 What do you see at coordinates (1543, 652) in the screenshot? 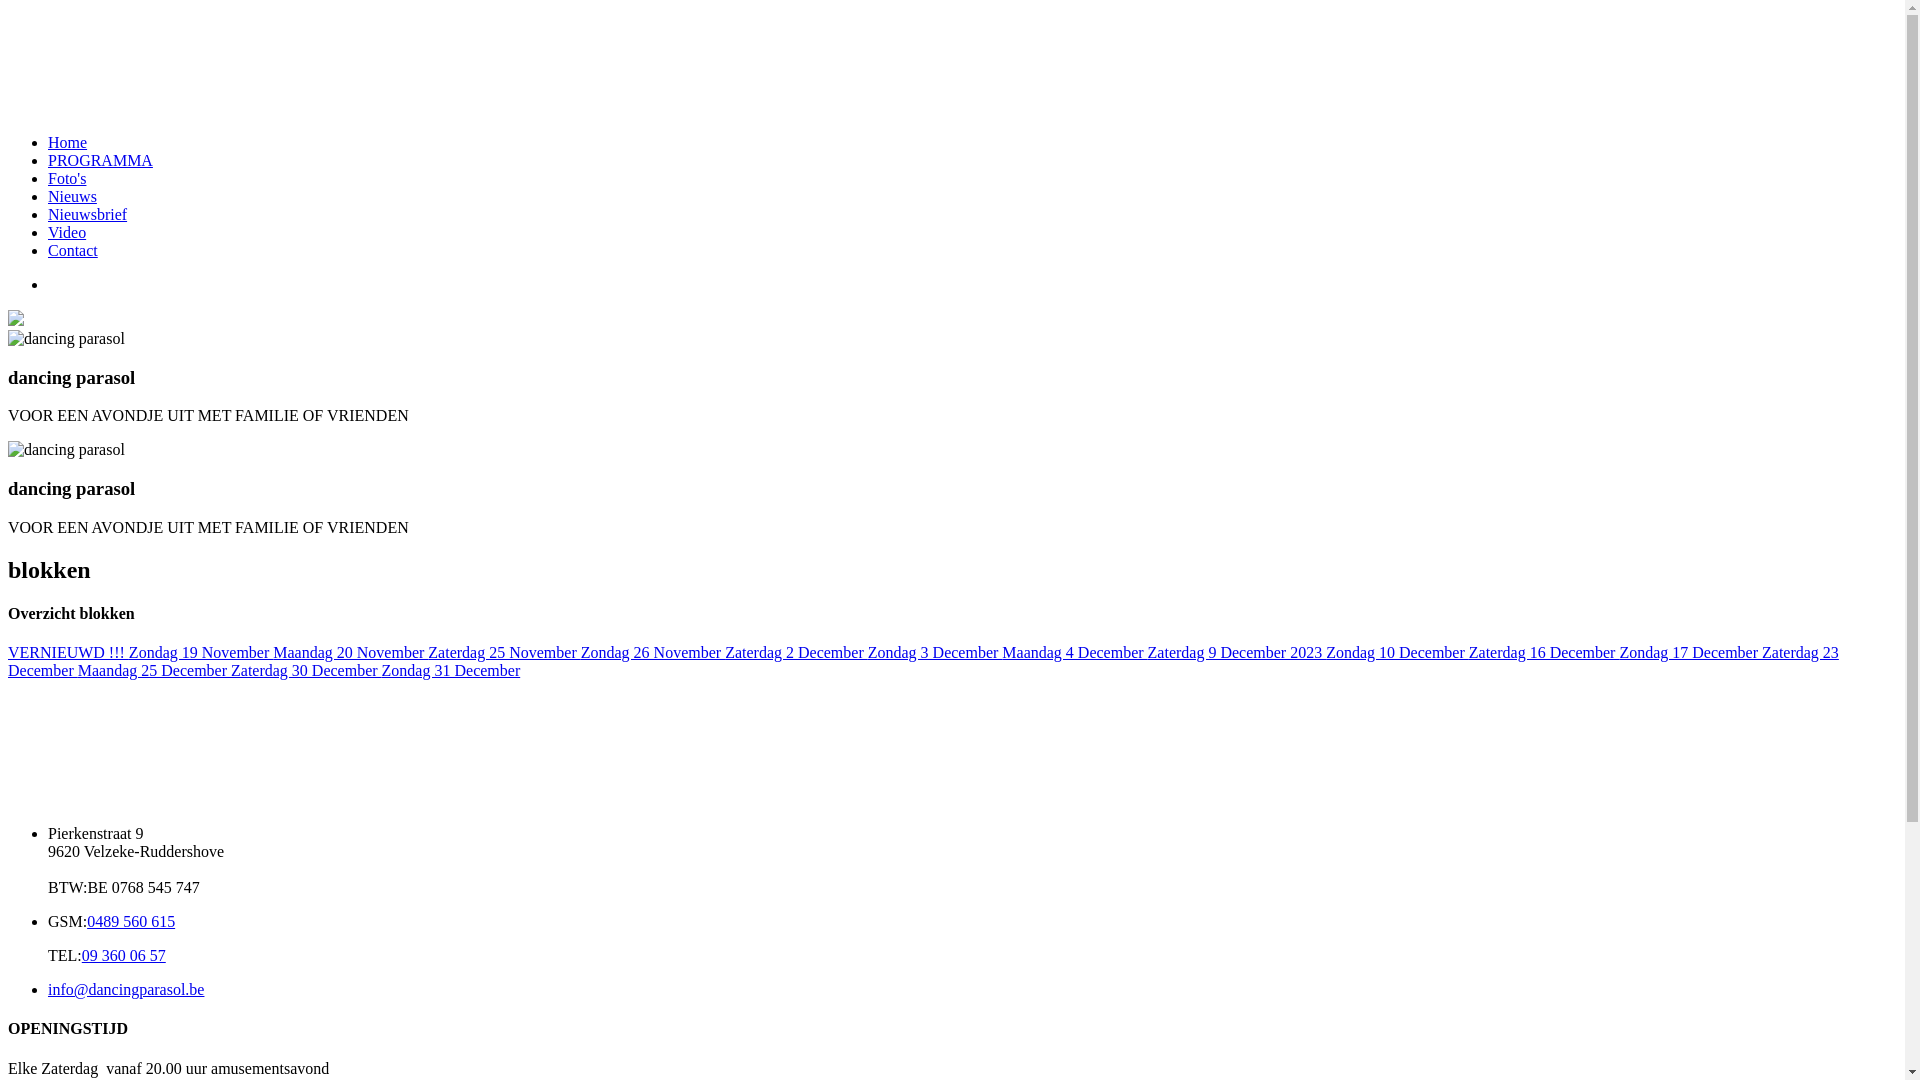
I see `'Zaterdag 16 December'` at bounding box center [1543, 652].